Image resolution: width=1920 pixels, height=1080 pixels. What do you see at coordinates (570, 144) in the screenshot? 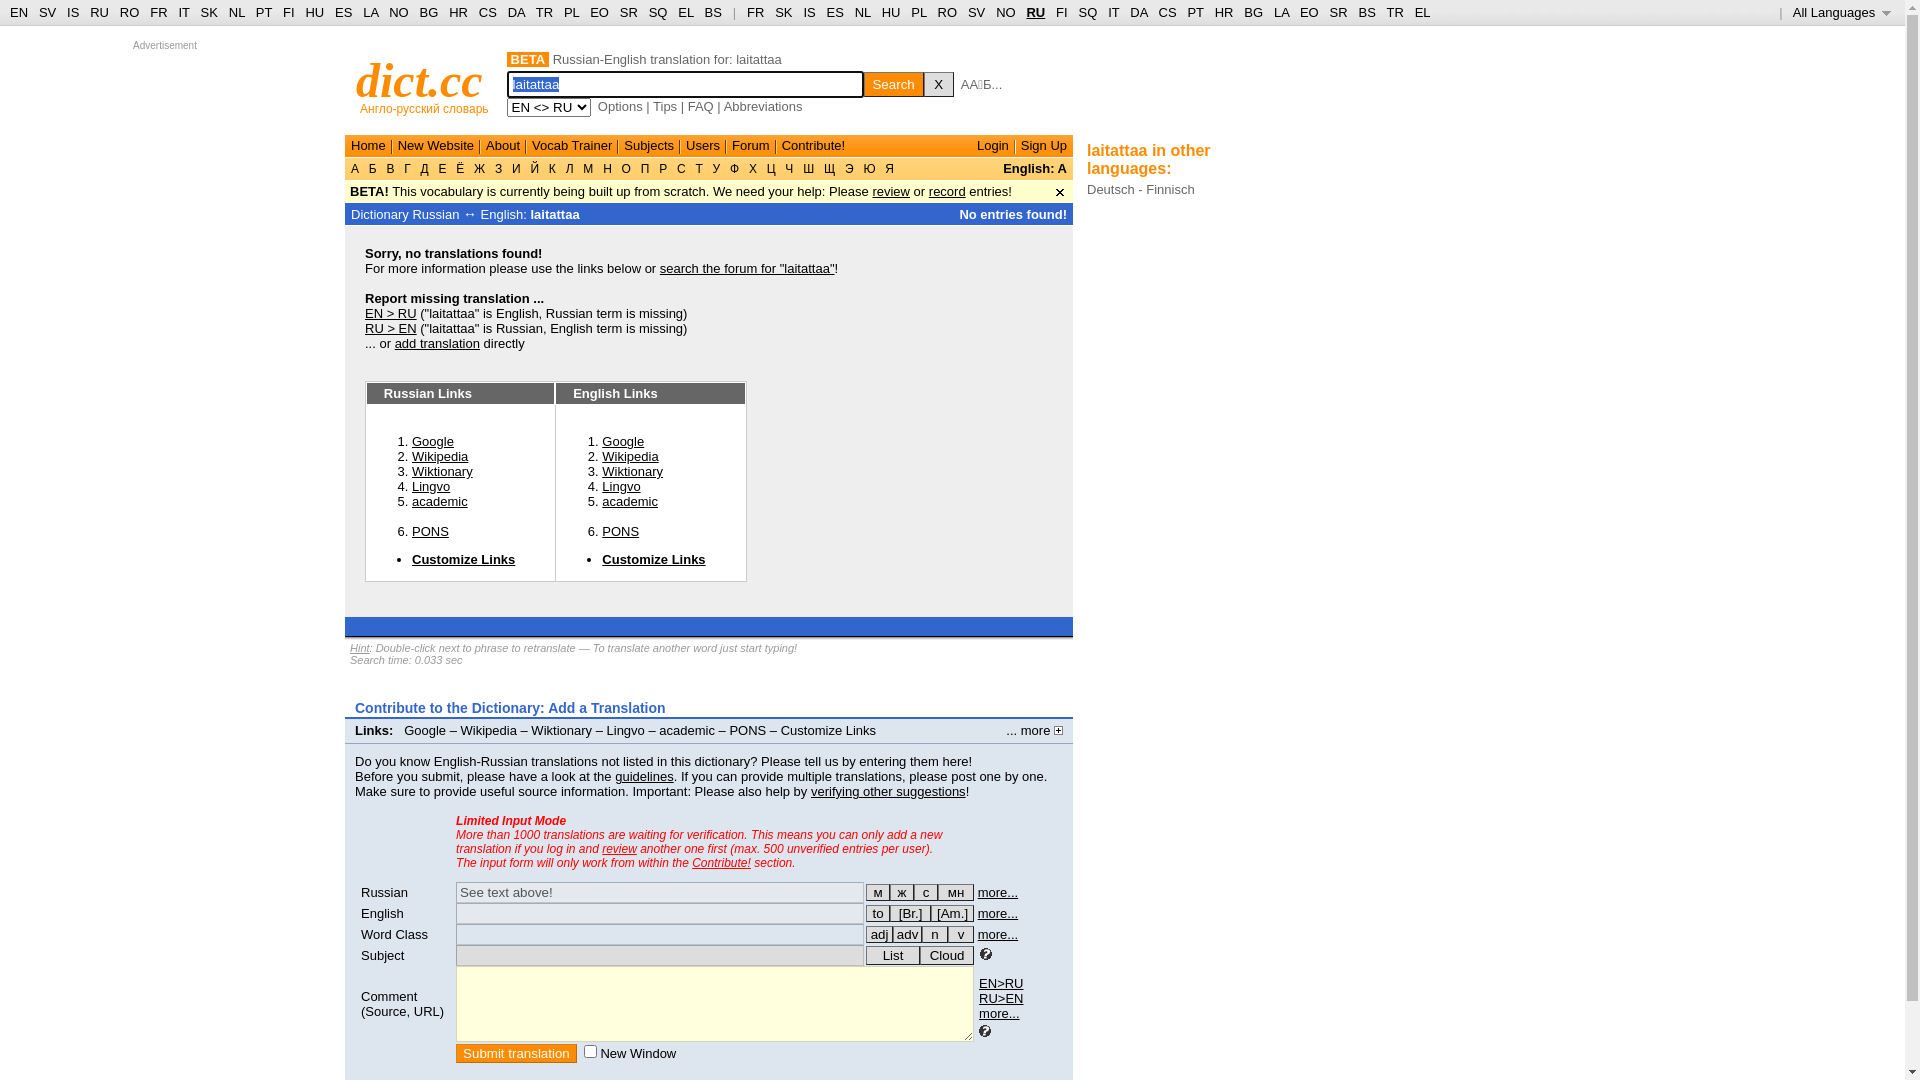
I see `'Vocab Trainer'` at bounding box center [570, 144].